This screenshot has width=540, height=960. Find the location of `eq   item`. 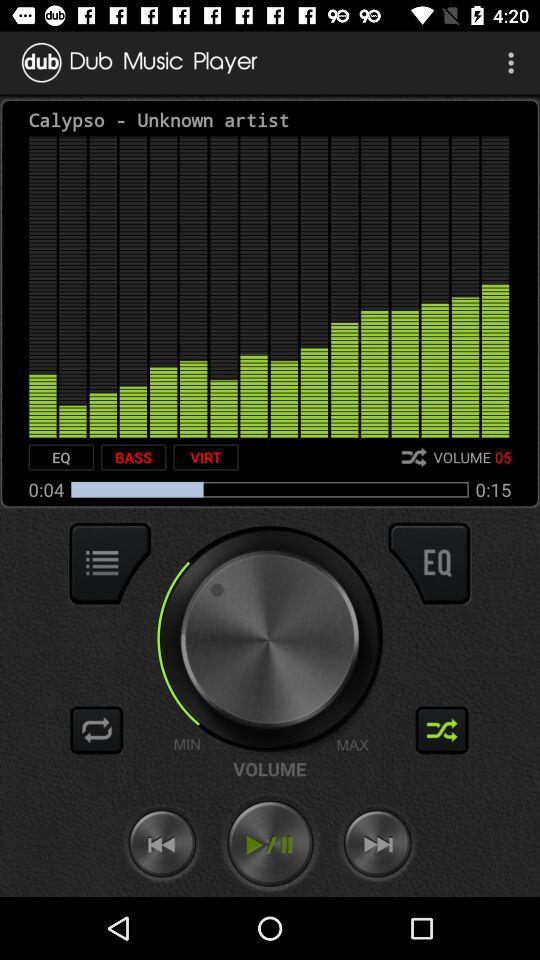

eq   item is located at coordinates (61, 457).